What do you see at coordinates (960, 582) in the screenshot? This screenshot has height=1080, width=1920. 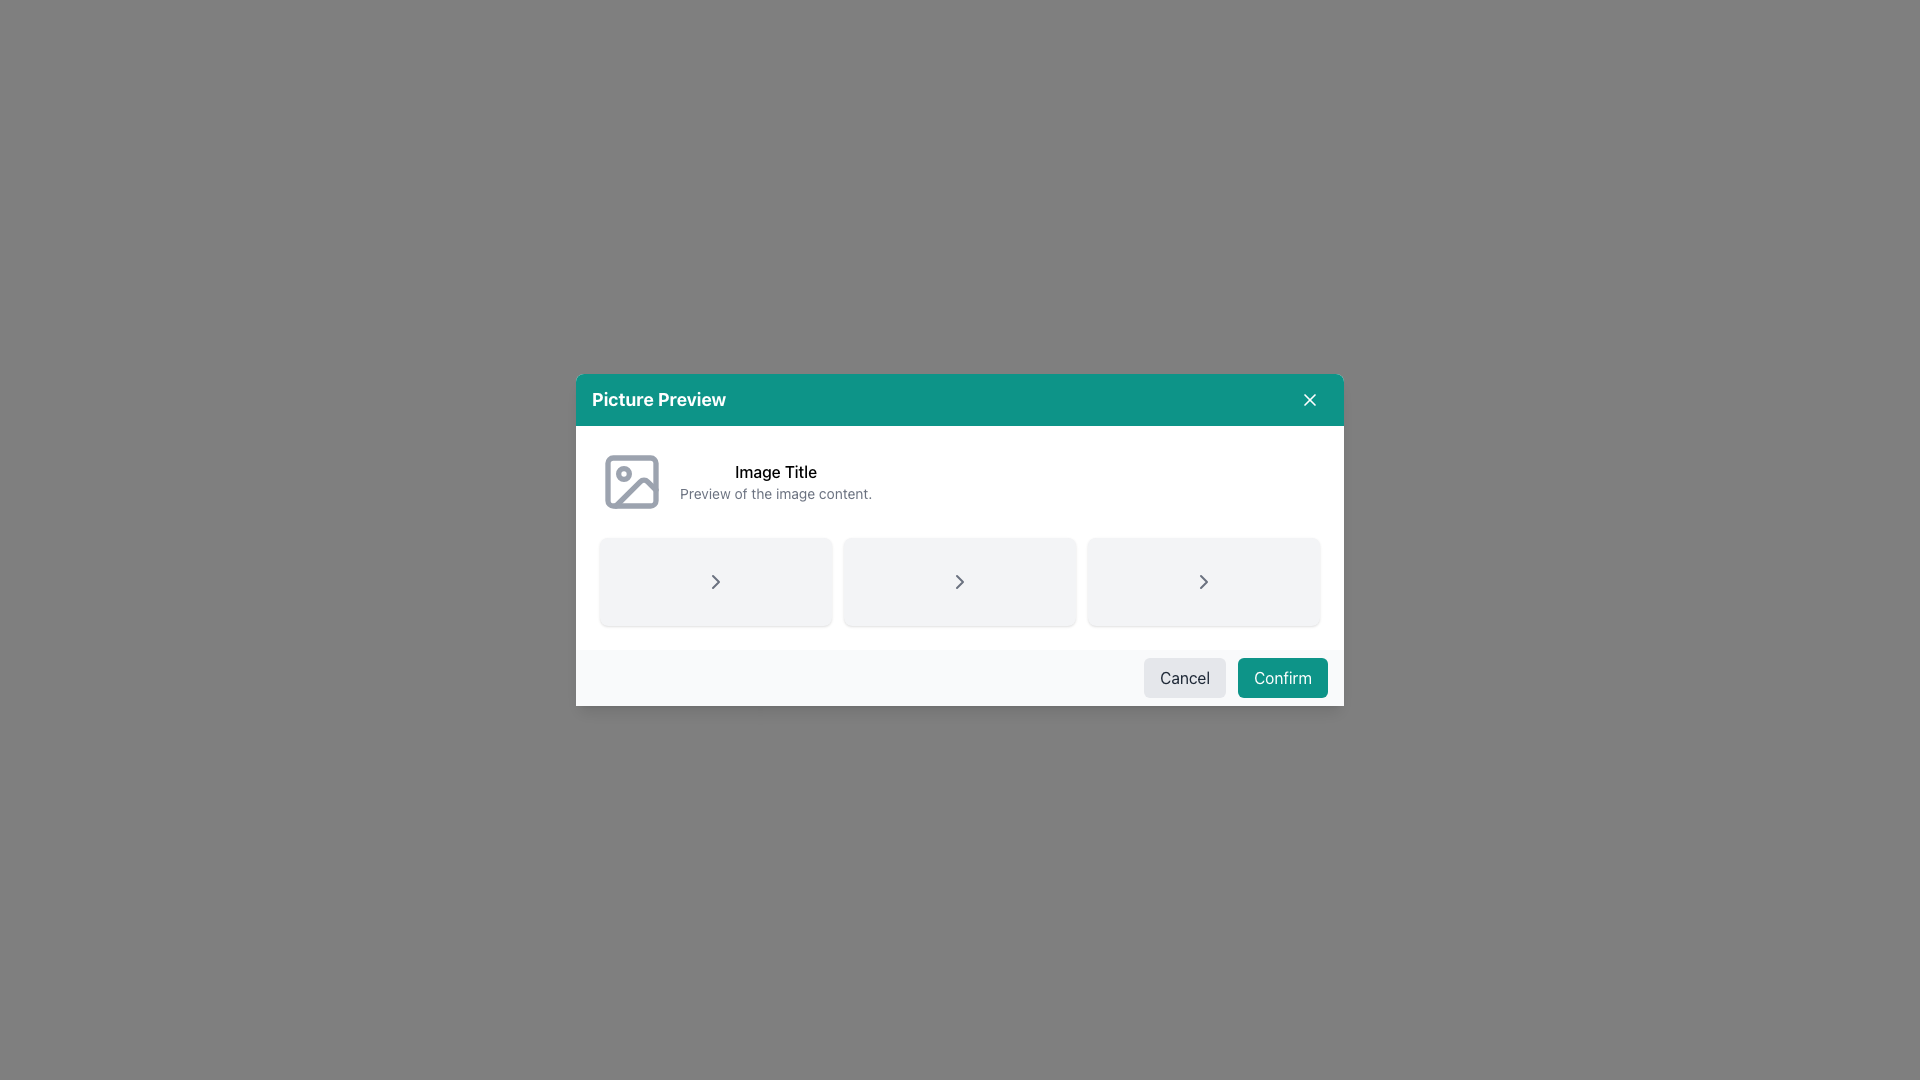 I see `the chevron icon in the center of the light gray rectangular area` at bounding box center [960, 582].